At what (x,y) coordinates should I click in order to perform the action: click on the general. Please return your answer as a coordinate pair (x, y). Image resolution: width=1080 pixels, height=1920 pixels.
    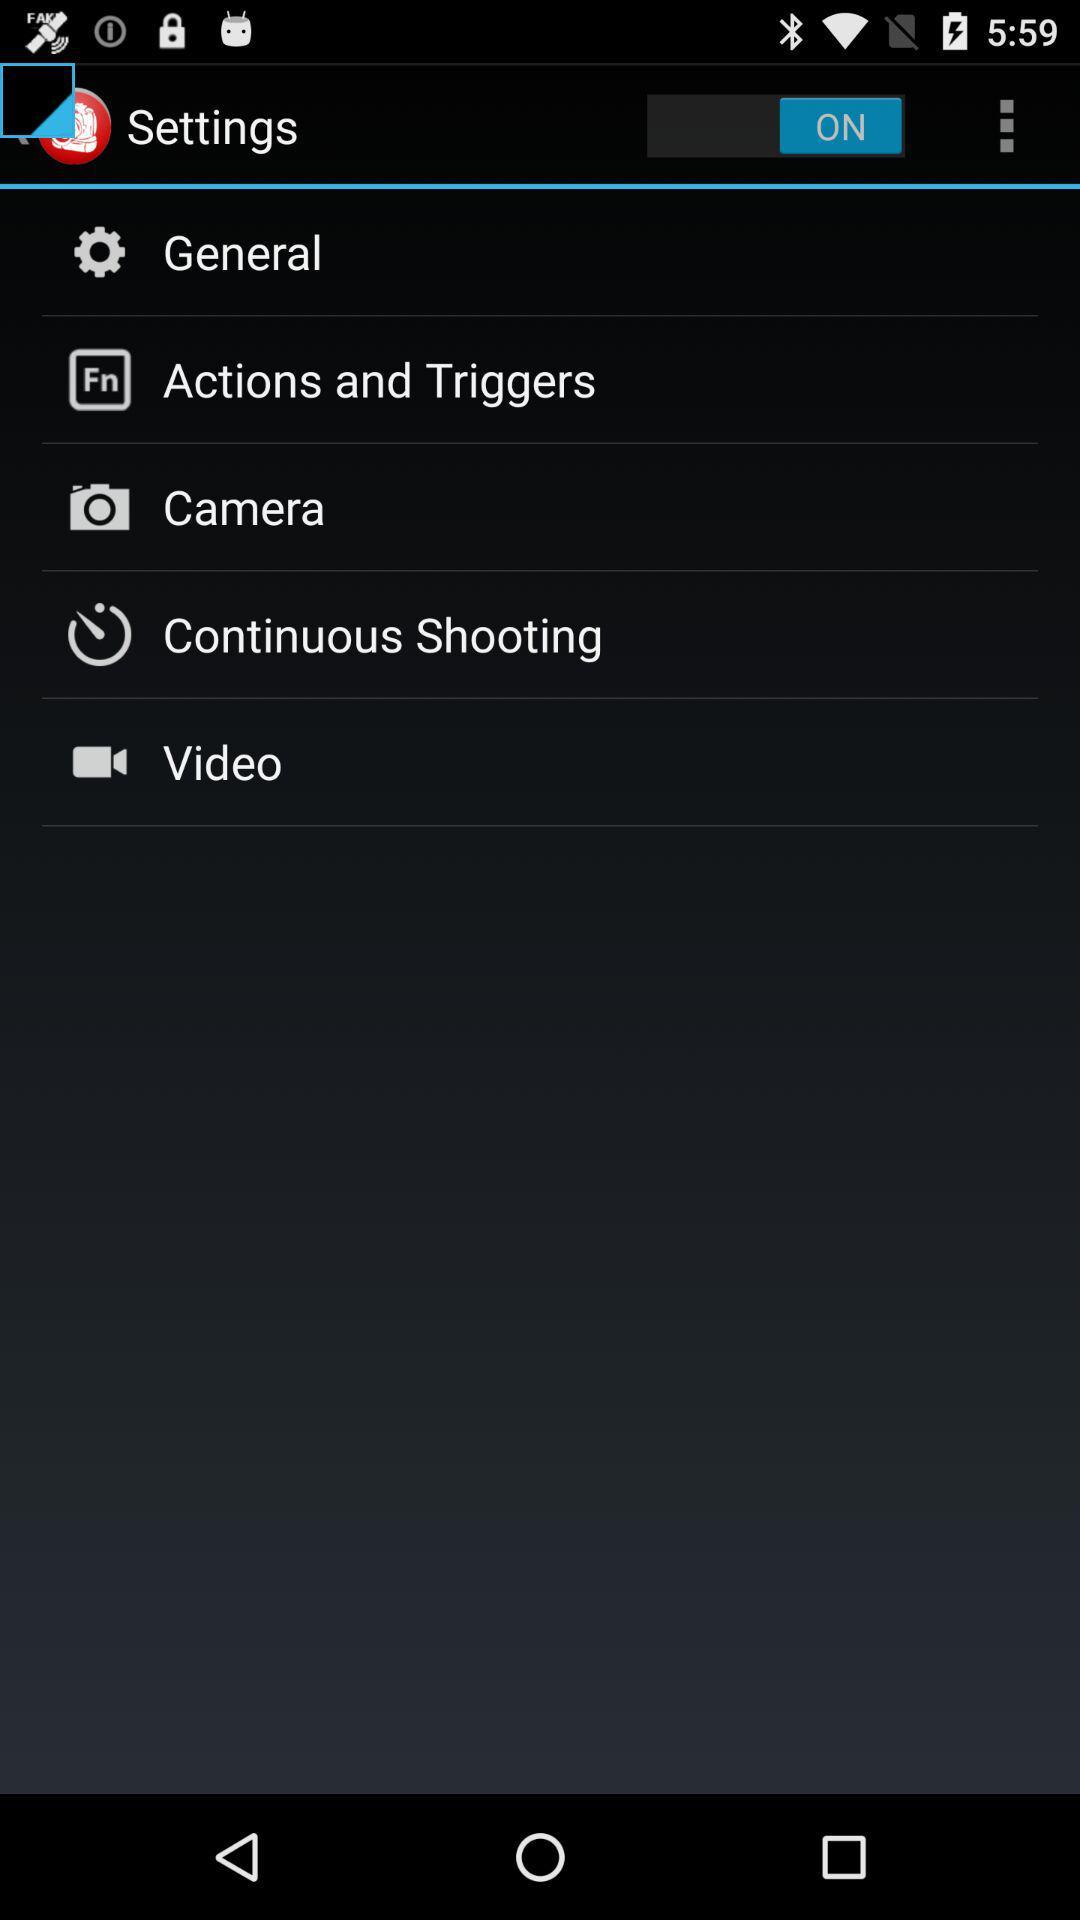
    Looking at the image, I should click on (241, 250).